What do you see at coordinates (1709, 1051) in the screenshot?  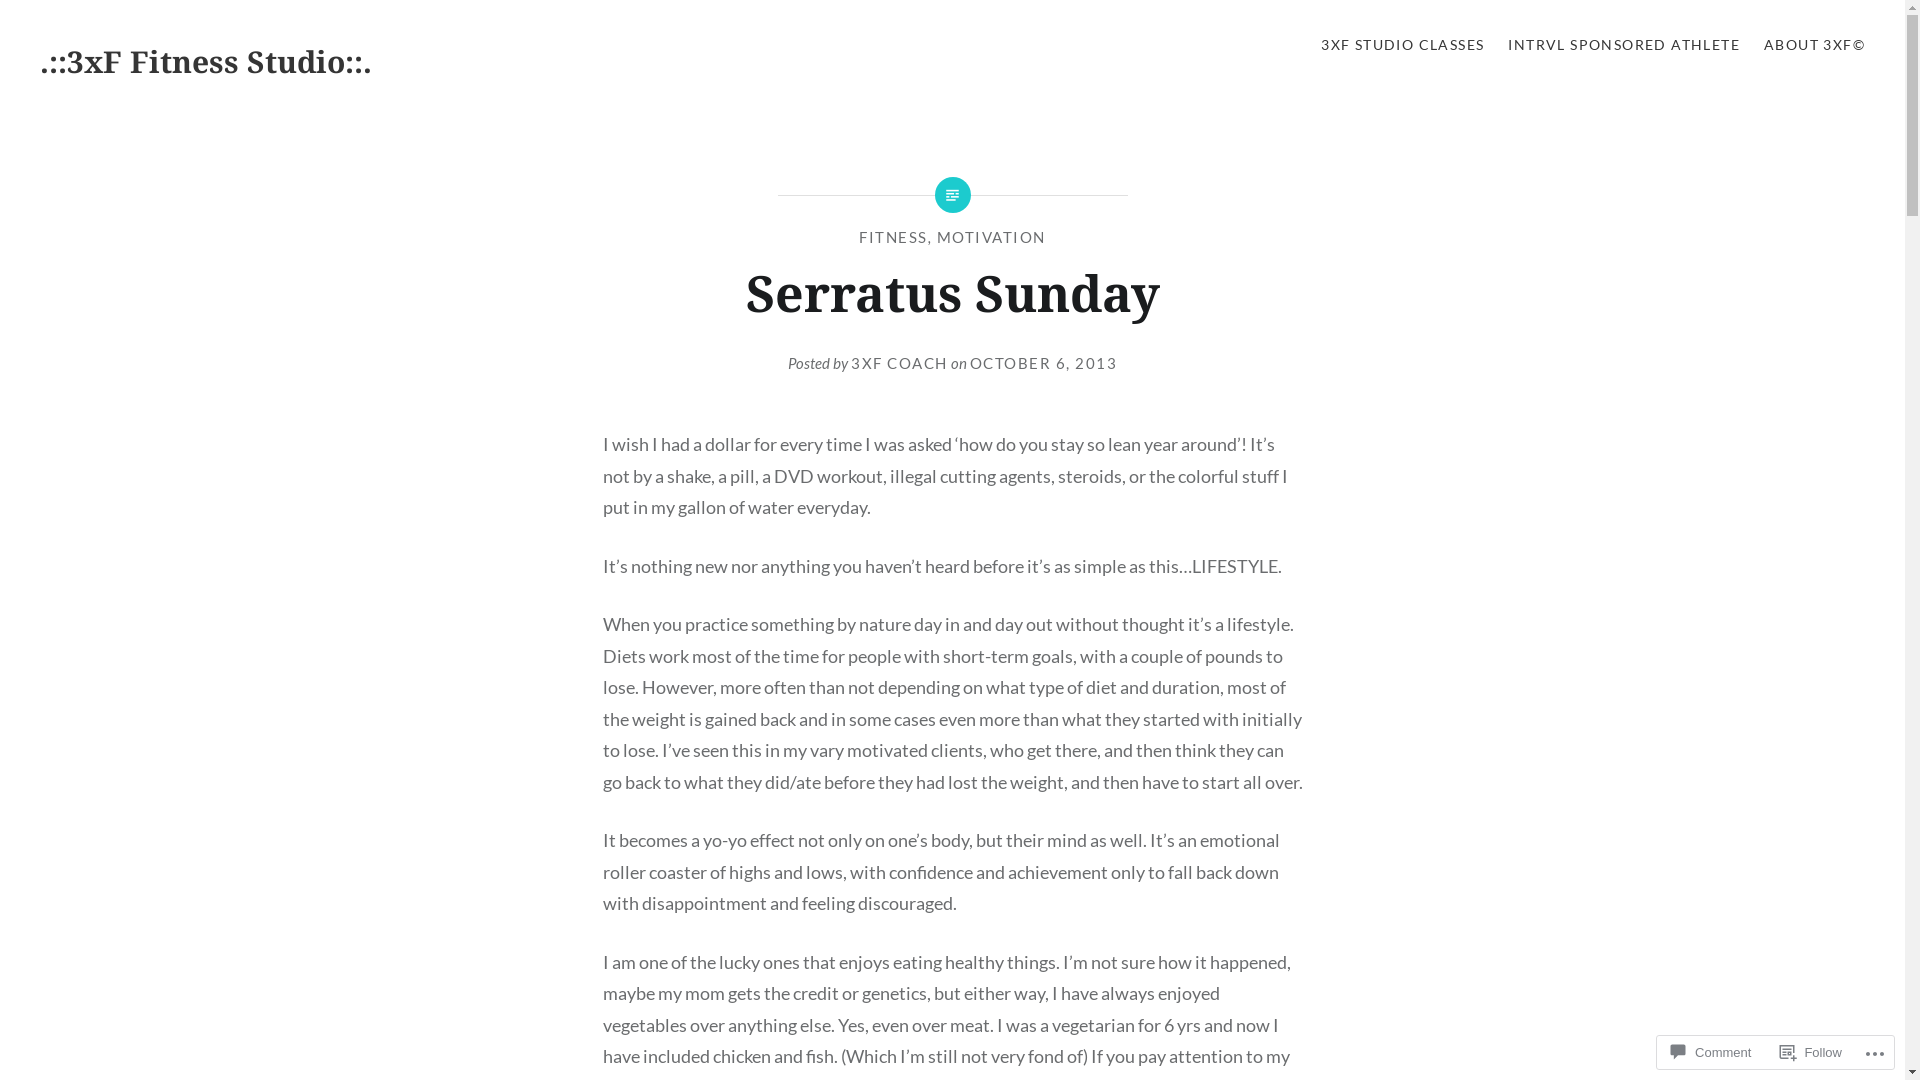 I see `'Comment'` at bounding box center [1709, 1051].